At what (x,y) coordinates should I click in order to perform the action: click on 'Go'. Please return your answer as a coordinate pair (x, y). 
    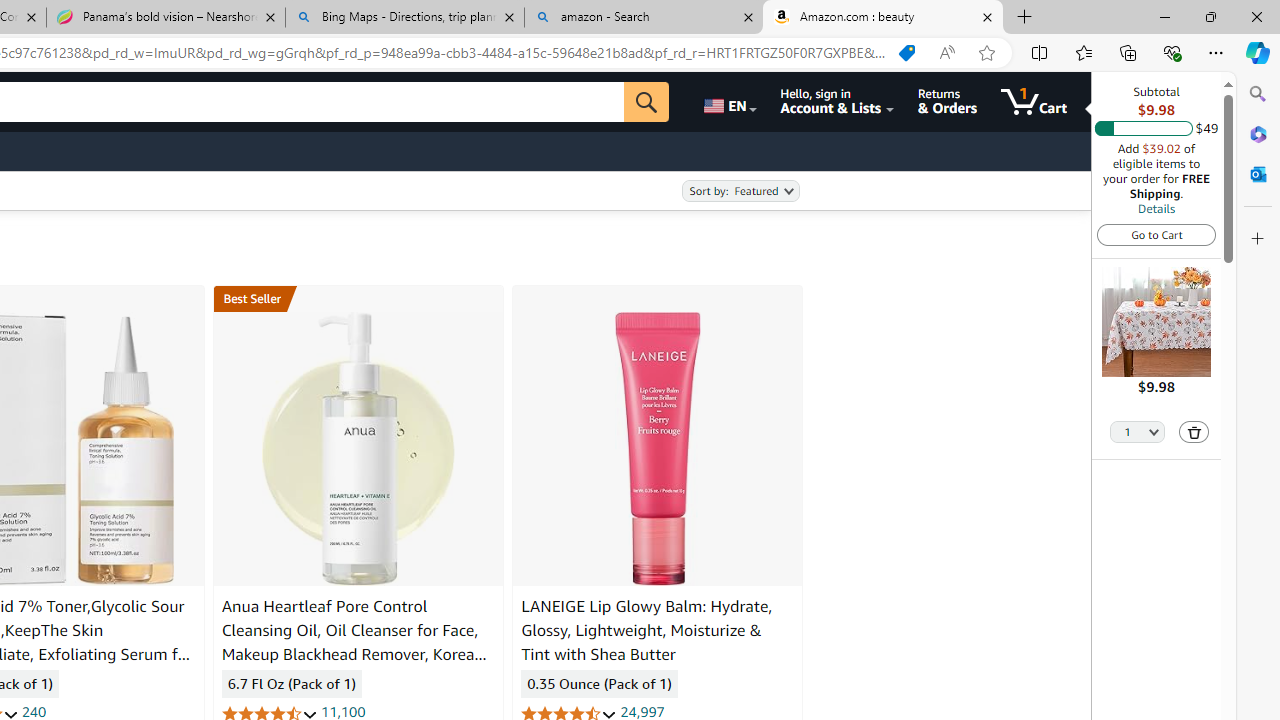
    Looking at the image, I should click on (647, 101).